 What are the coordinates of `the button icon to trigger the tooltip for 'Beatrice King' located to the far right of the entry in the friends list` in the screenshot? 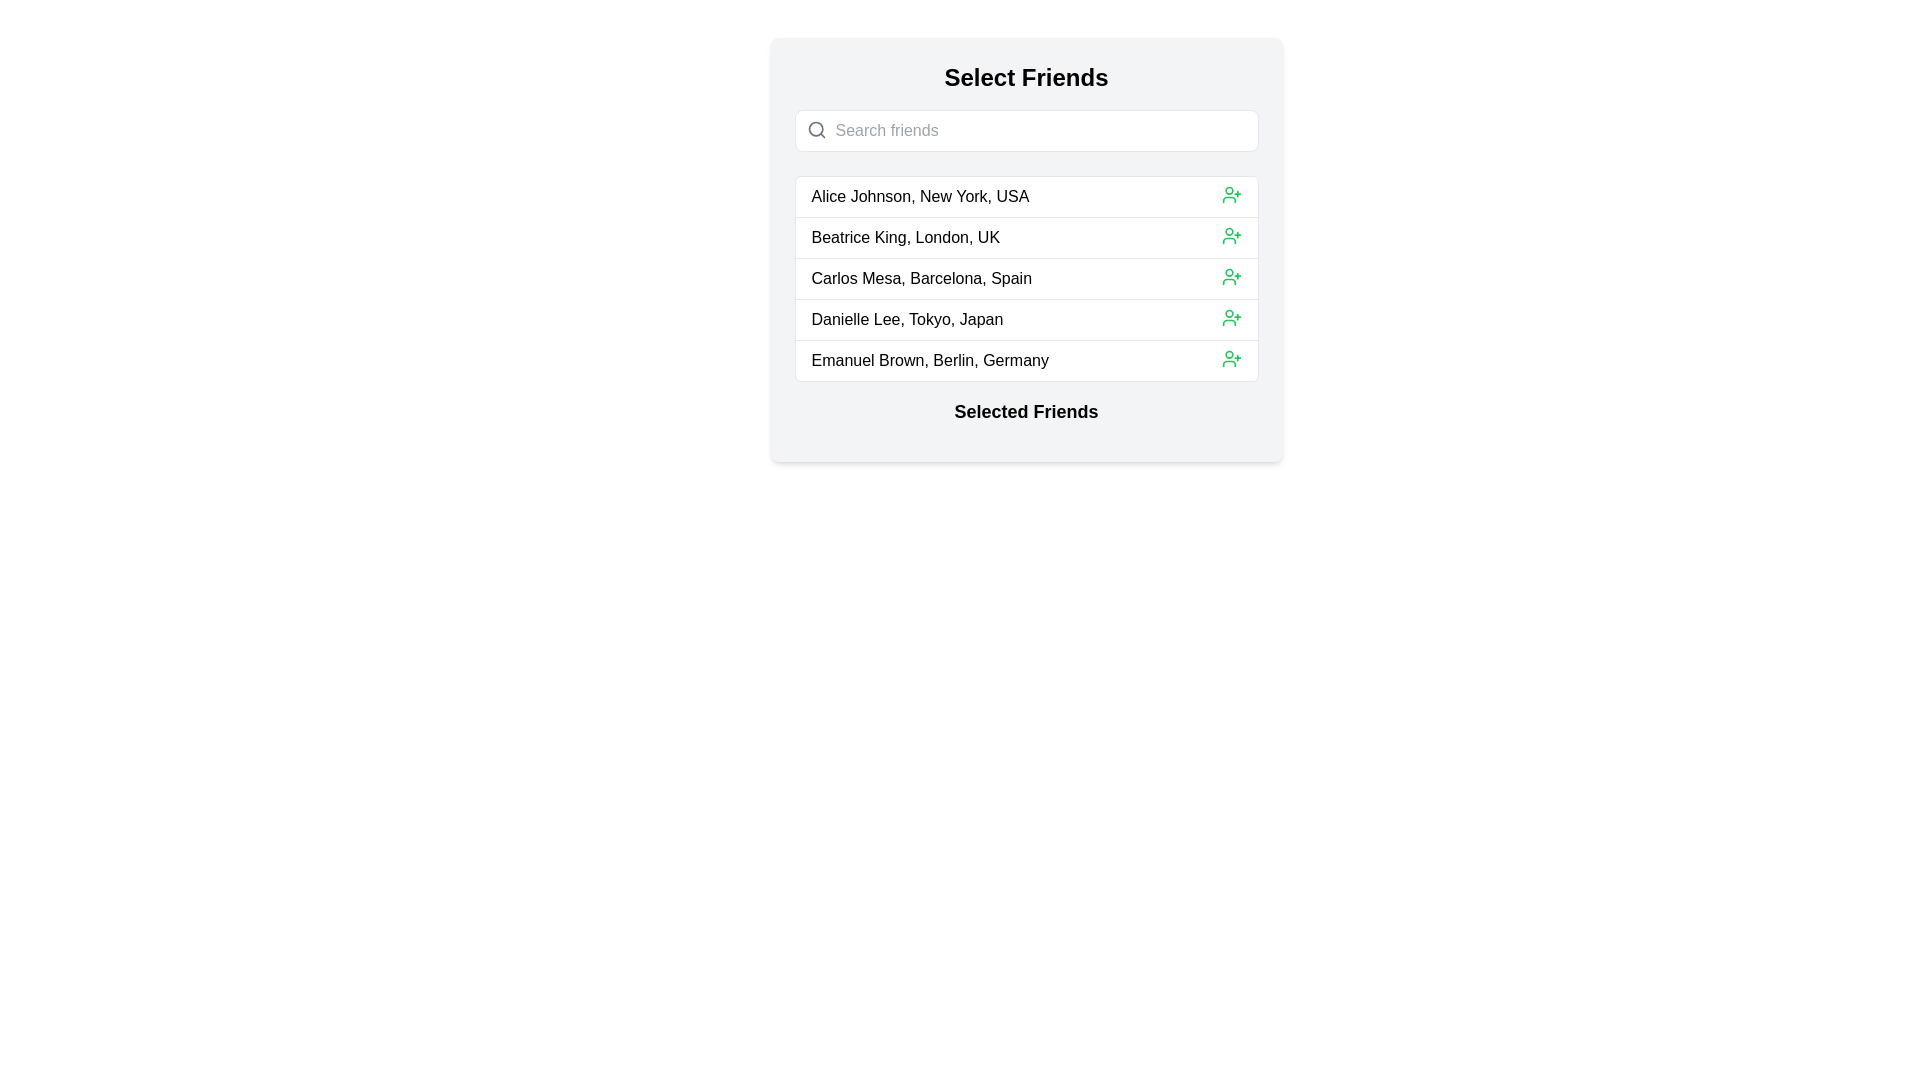 It's located at (1230, 234).